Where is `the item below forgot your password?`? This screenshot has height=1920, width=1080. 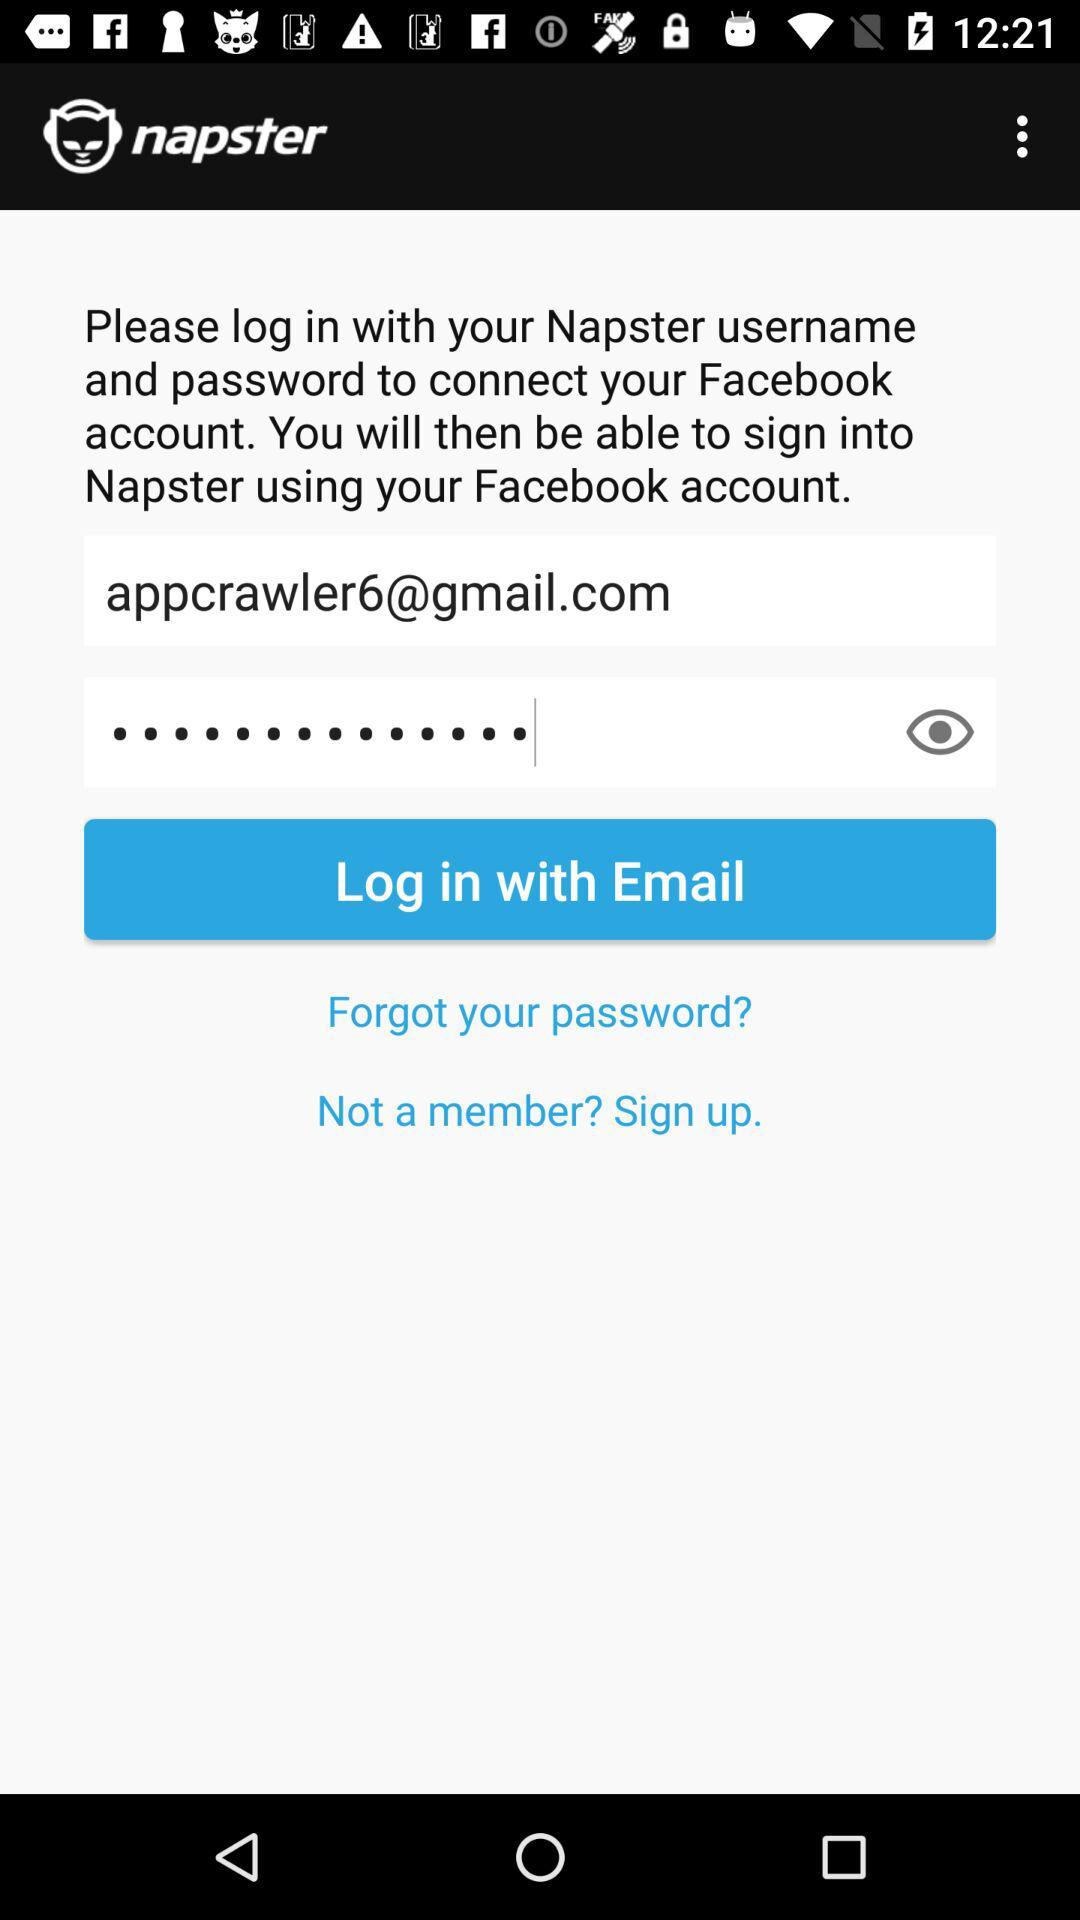
the item below forgot your password? is located at coordinates (540, 1108).